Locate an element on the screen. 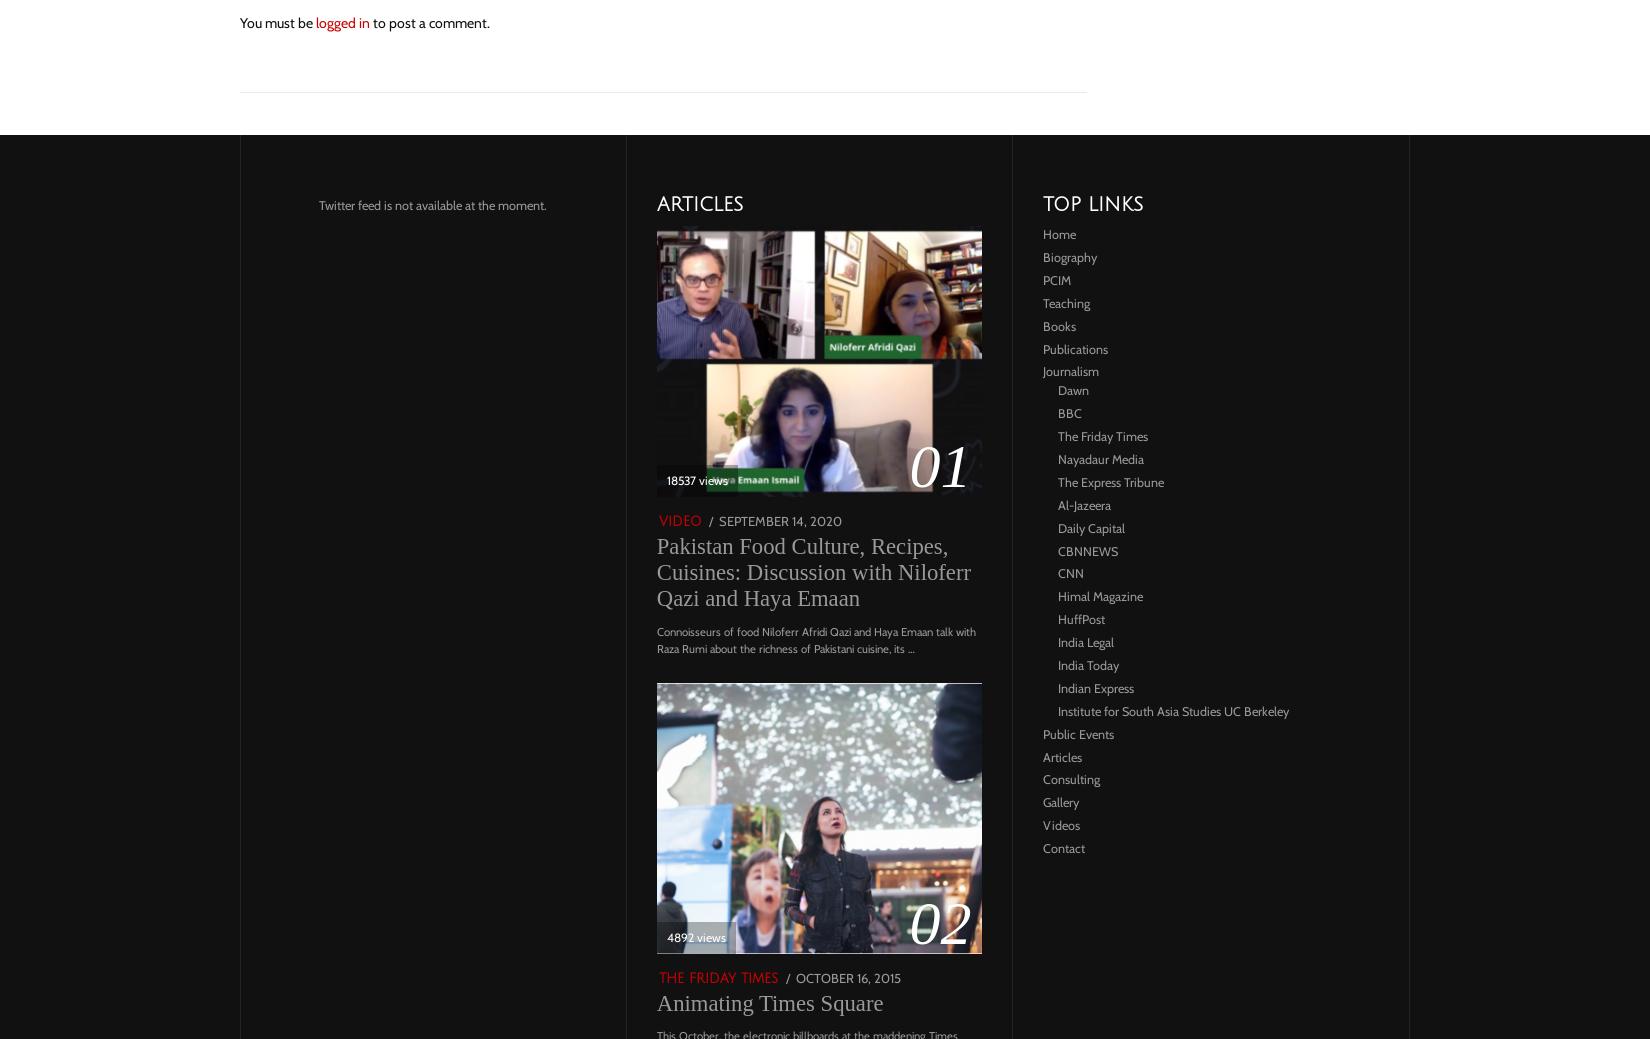 Image resolution: width=1650 pixels, height=1039 pixels. 'CBNNEWS' is located at coordinates (1087, 550).